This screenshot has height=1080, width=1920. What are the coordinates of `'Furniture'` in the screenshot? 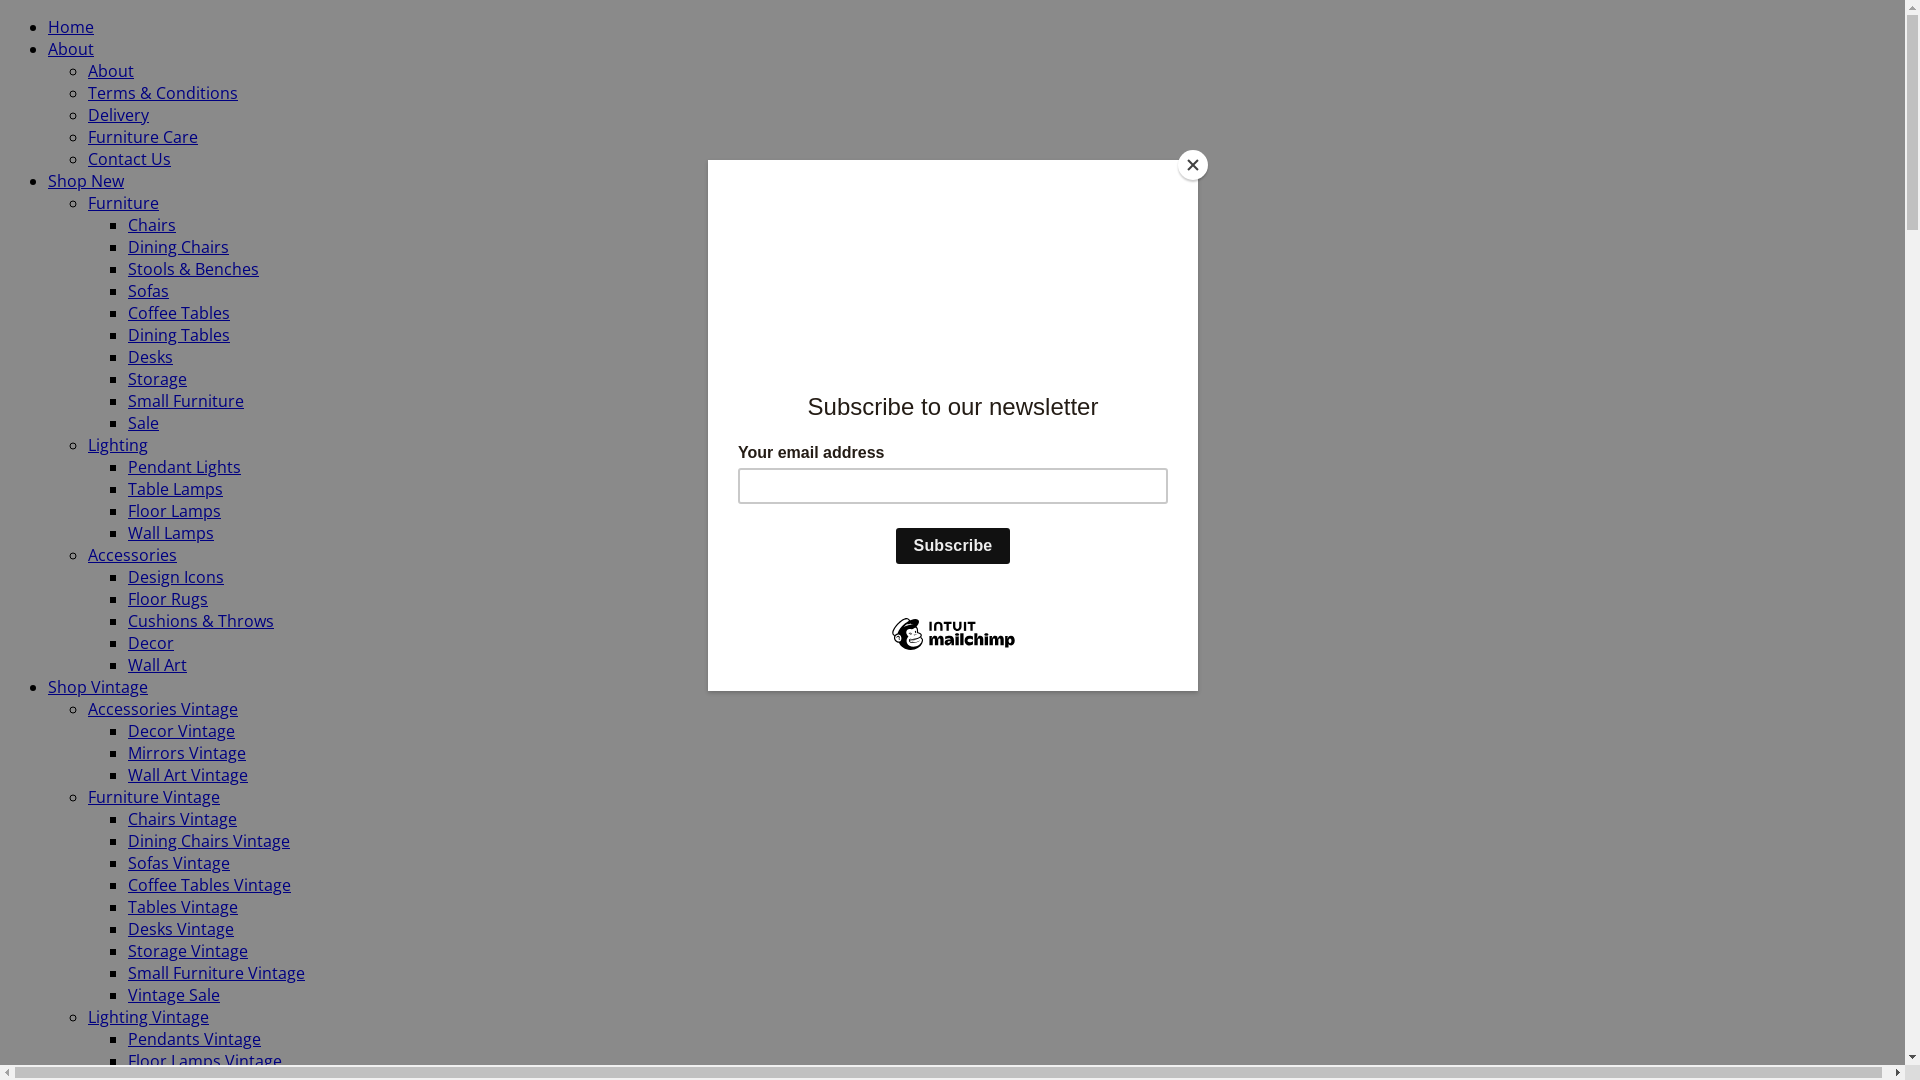 It's located at (86, 203).